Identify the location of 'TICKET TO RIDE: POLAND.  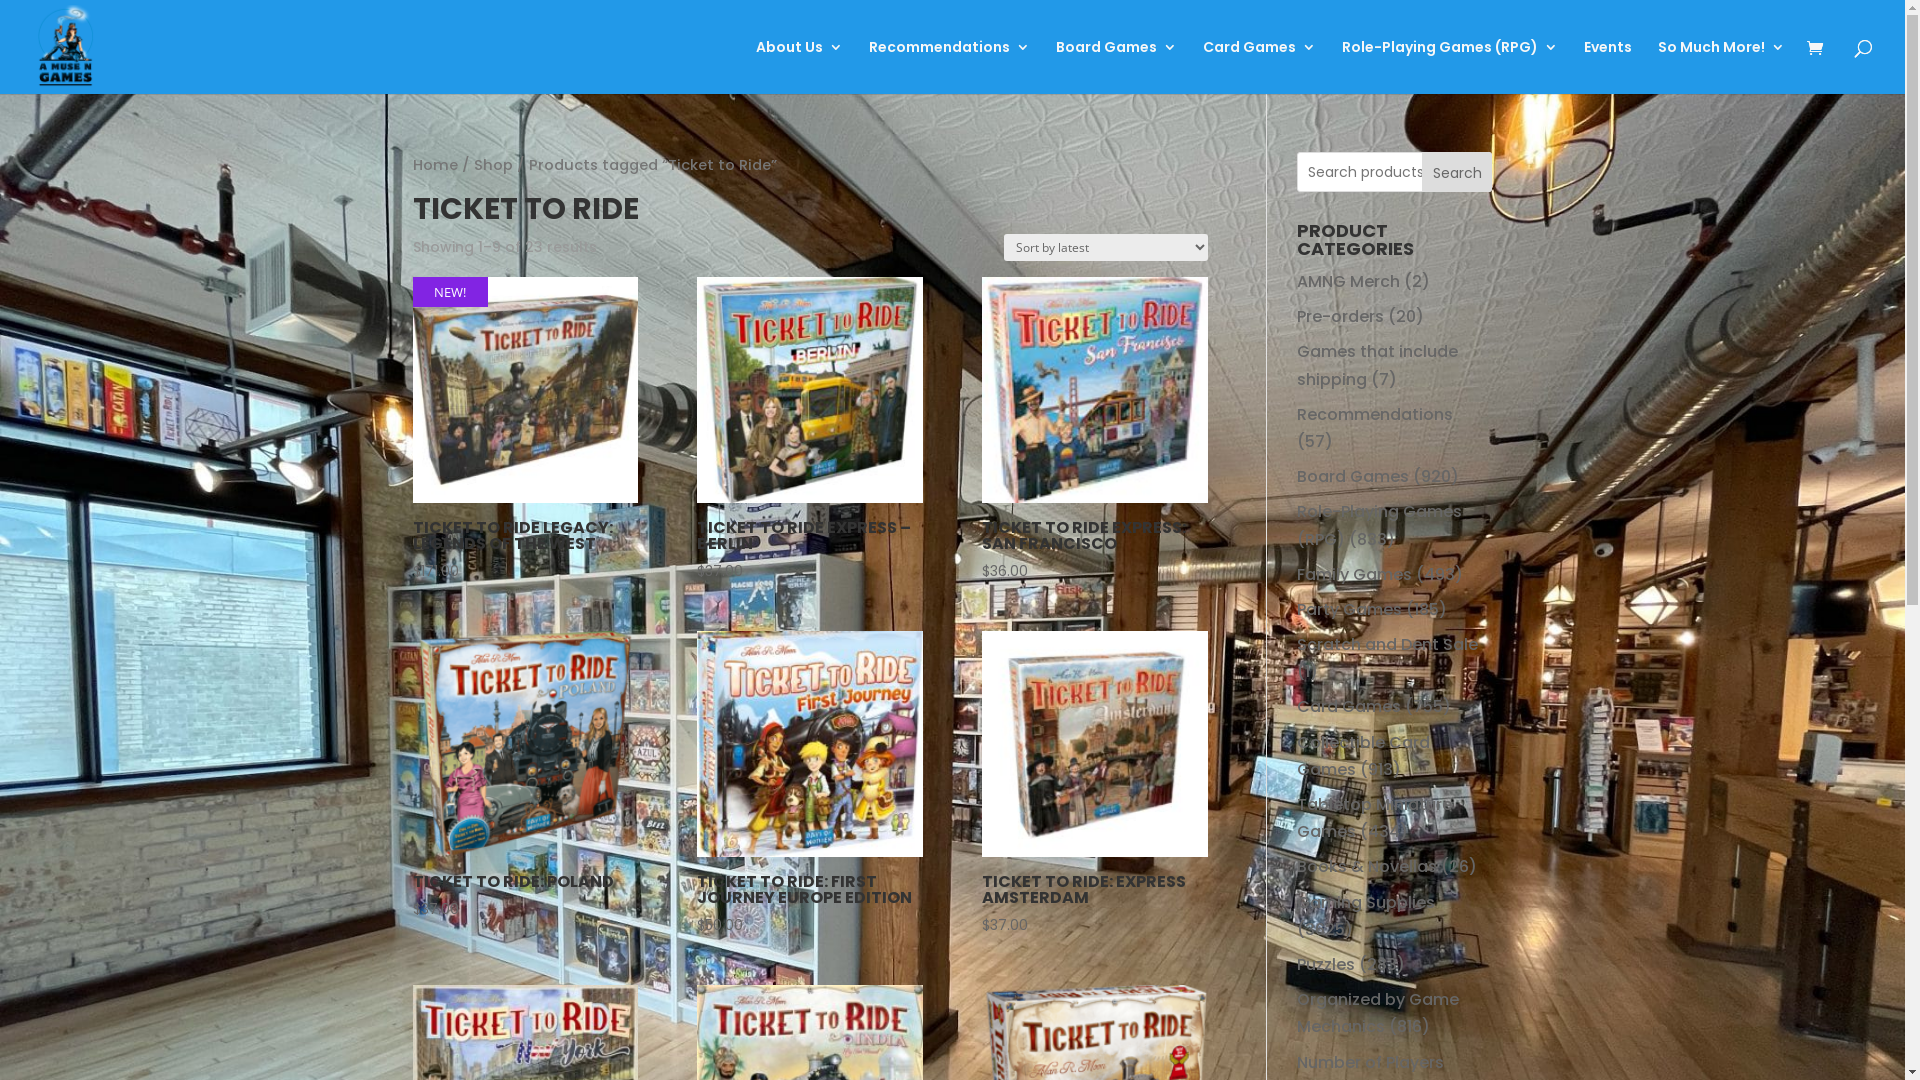
(524, 774).